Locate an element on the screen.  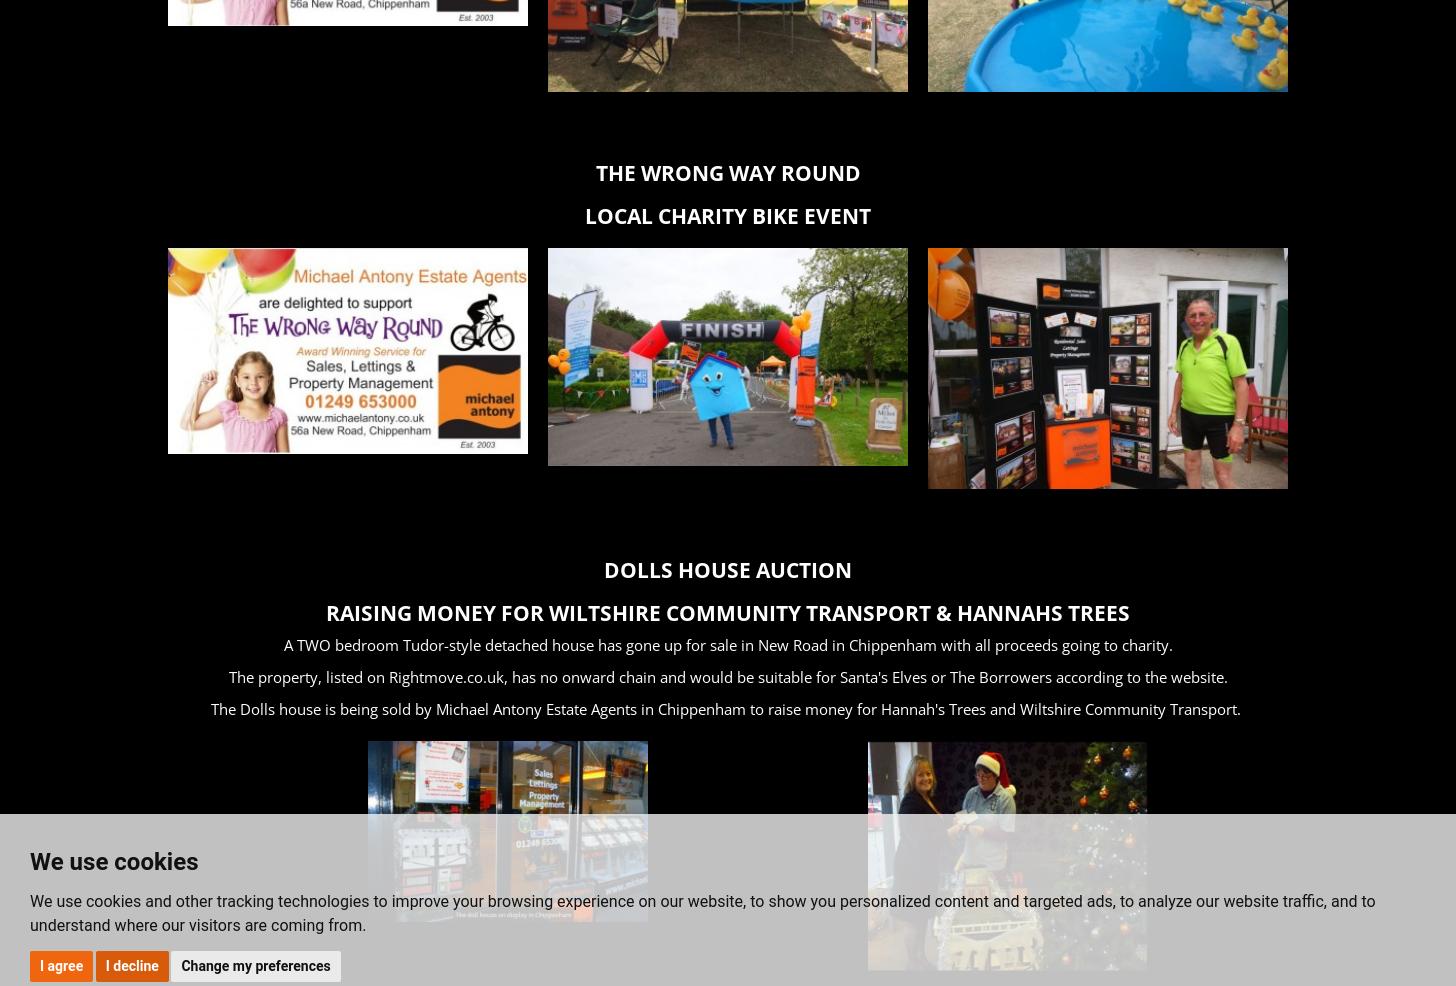
'I decline' is located at coordinates (104, 964).